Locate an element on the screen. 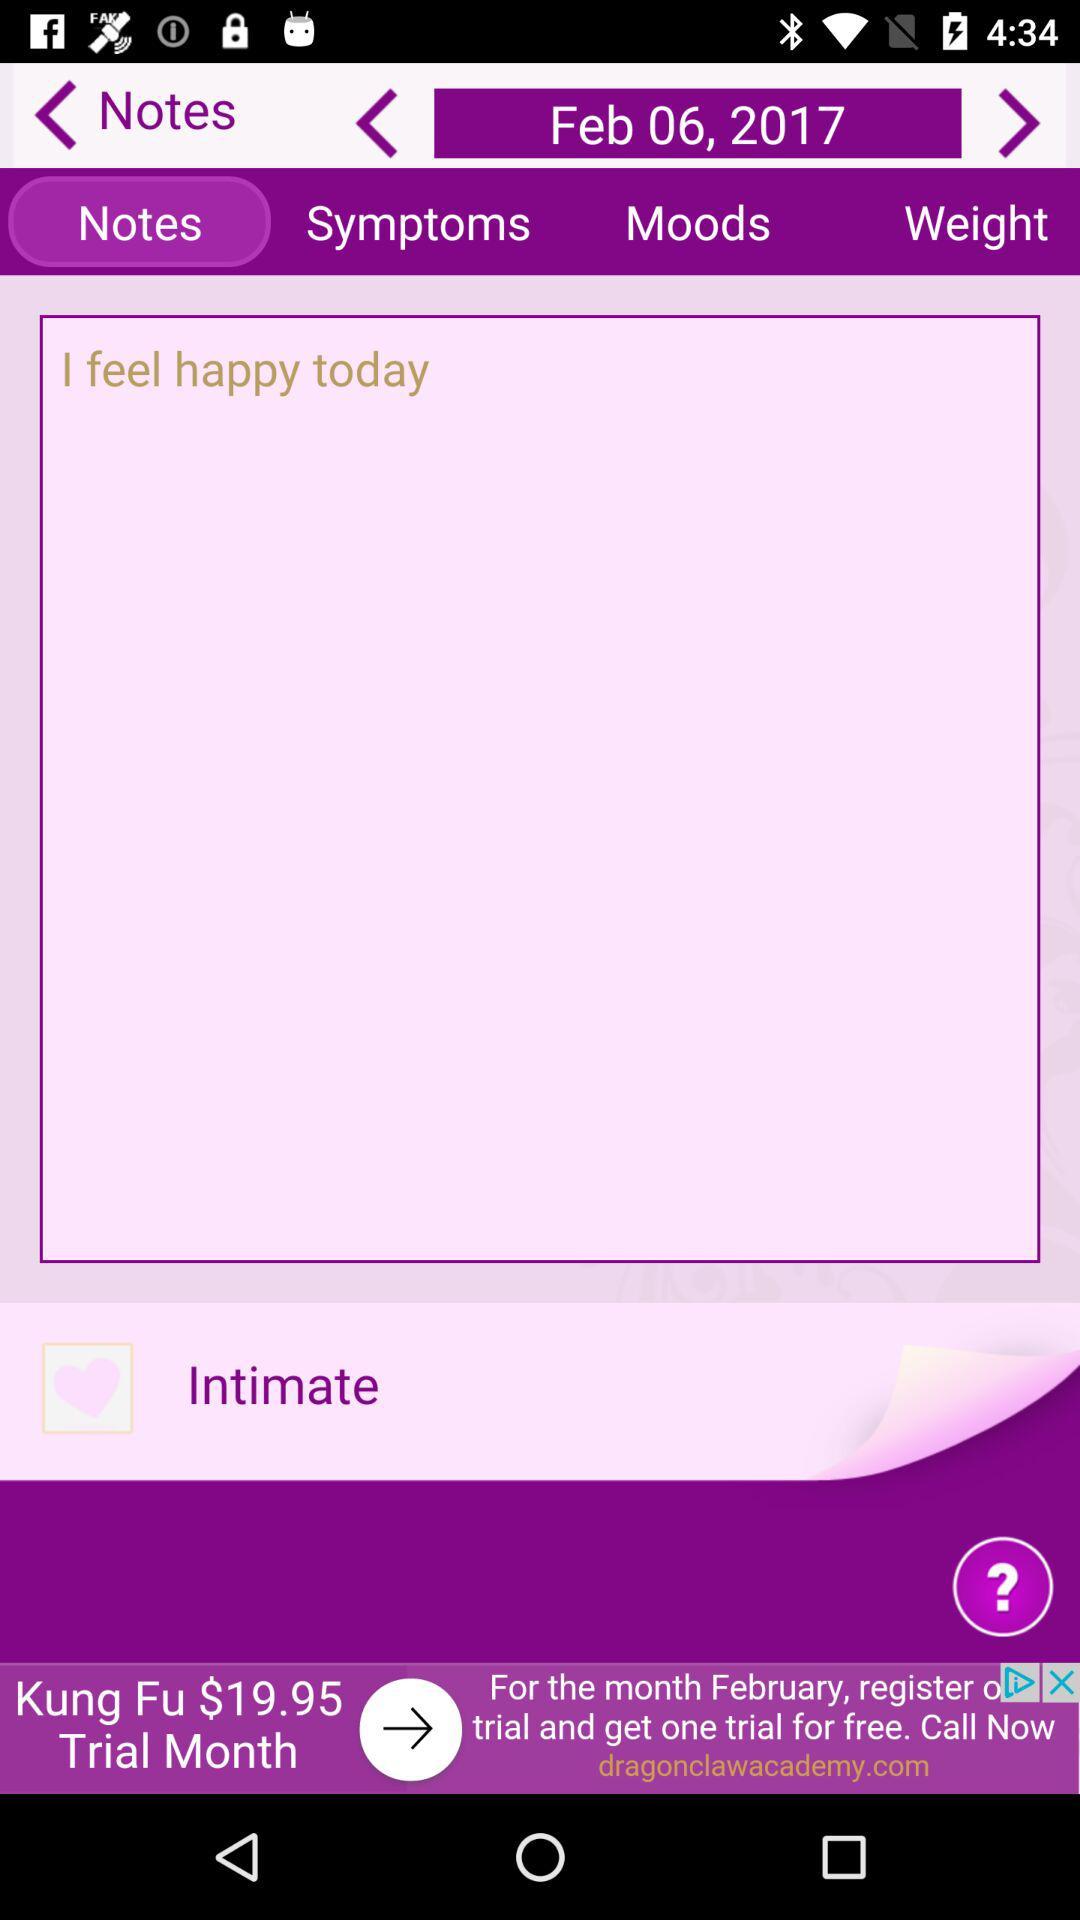 The width and height of the screenshot is (1080, 1920). the arrow_forward icon is located at coordinates (1019, 122).